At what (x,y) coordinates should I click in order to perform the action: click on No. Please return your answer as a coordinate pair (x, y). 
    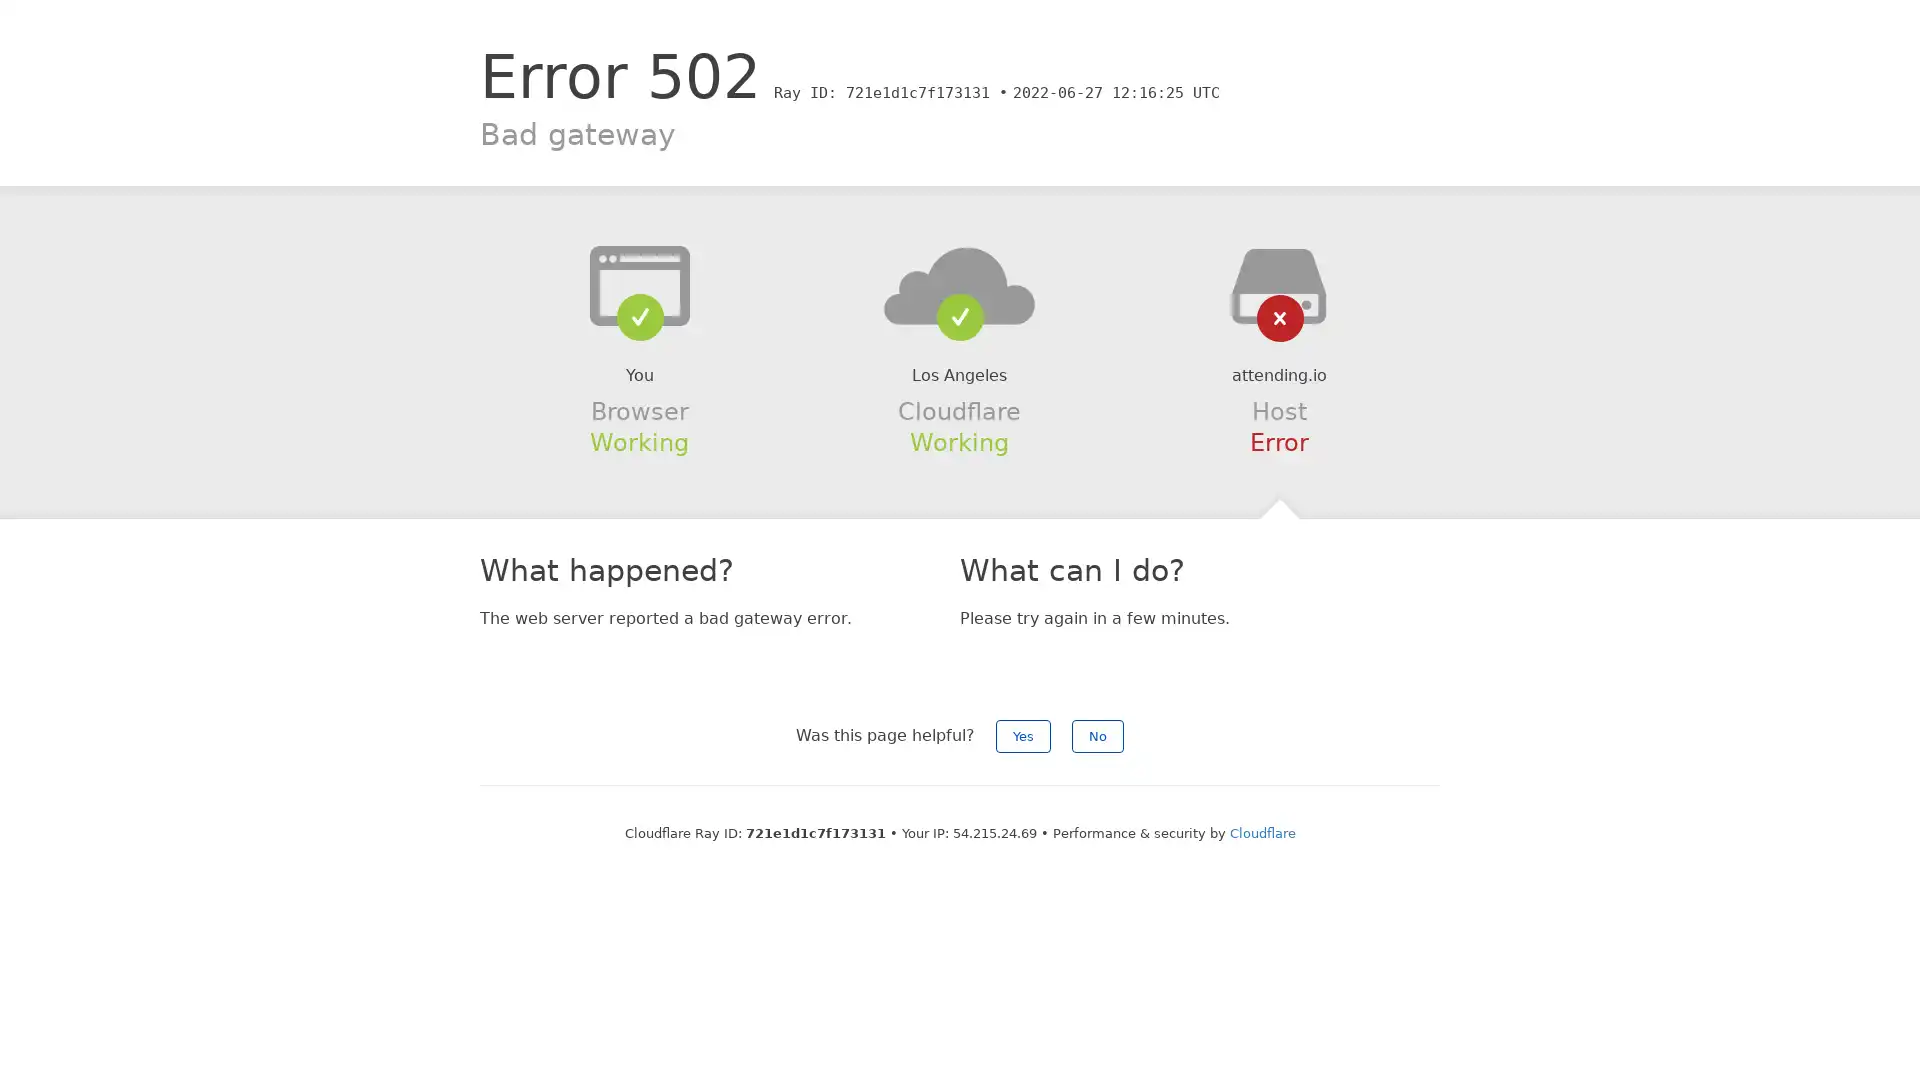
    Looking at the image, I should click on (1097, 736).